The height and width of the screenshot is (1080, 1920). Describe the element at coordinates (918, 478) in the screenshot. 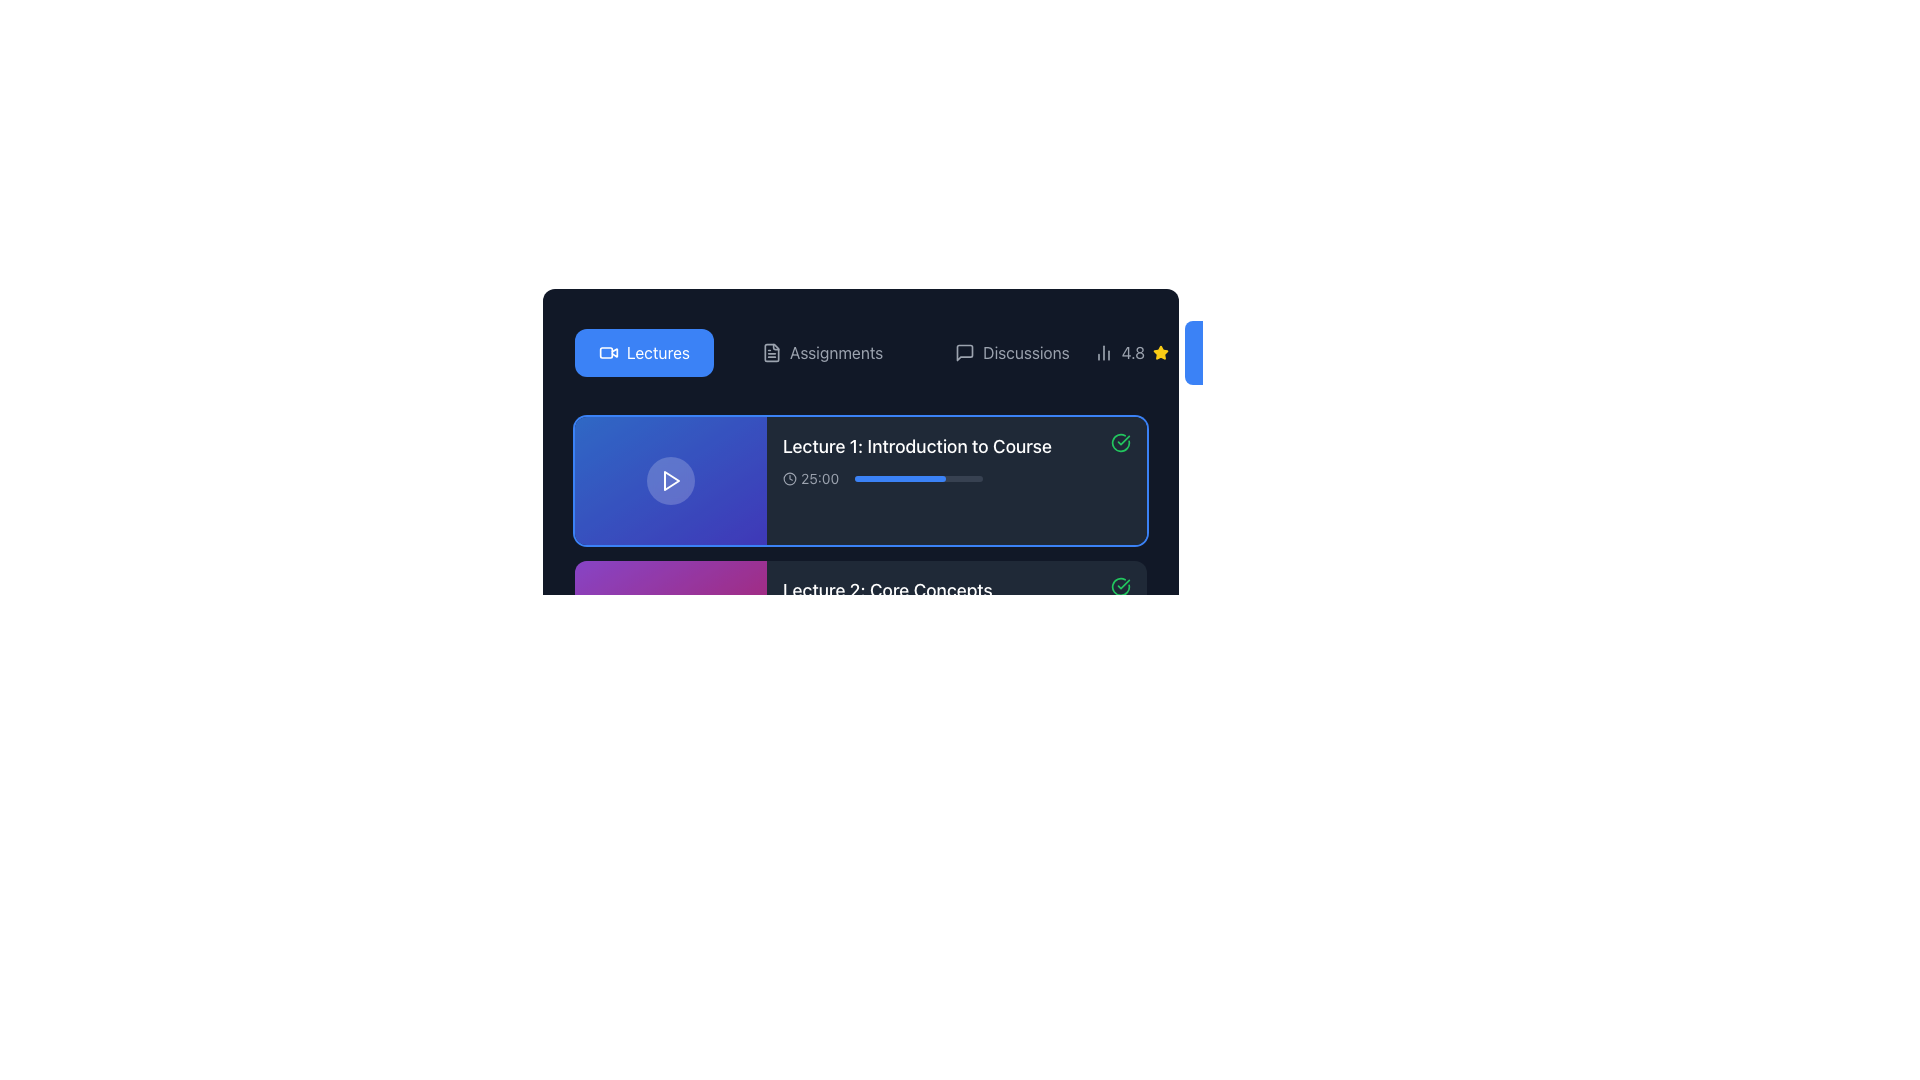

I see `the horizontal progress bar with a rounded design that is filled to approximately 71% and located to the right of the text '25:00'` at that location.